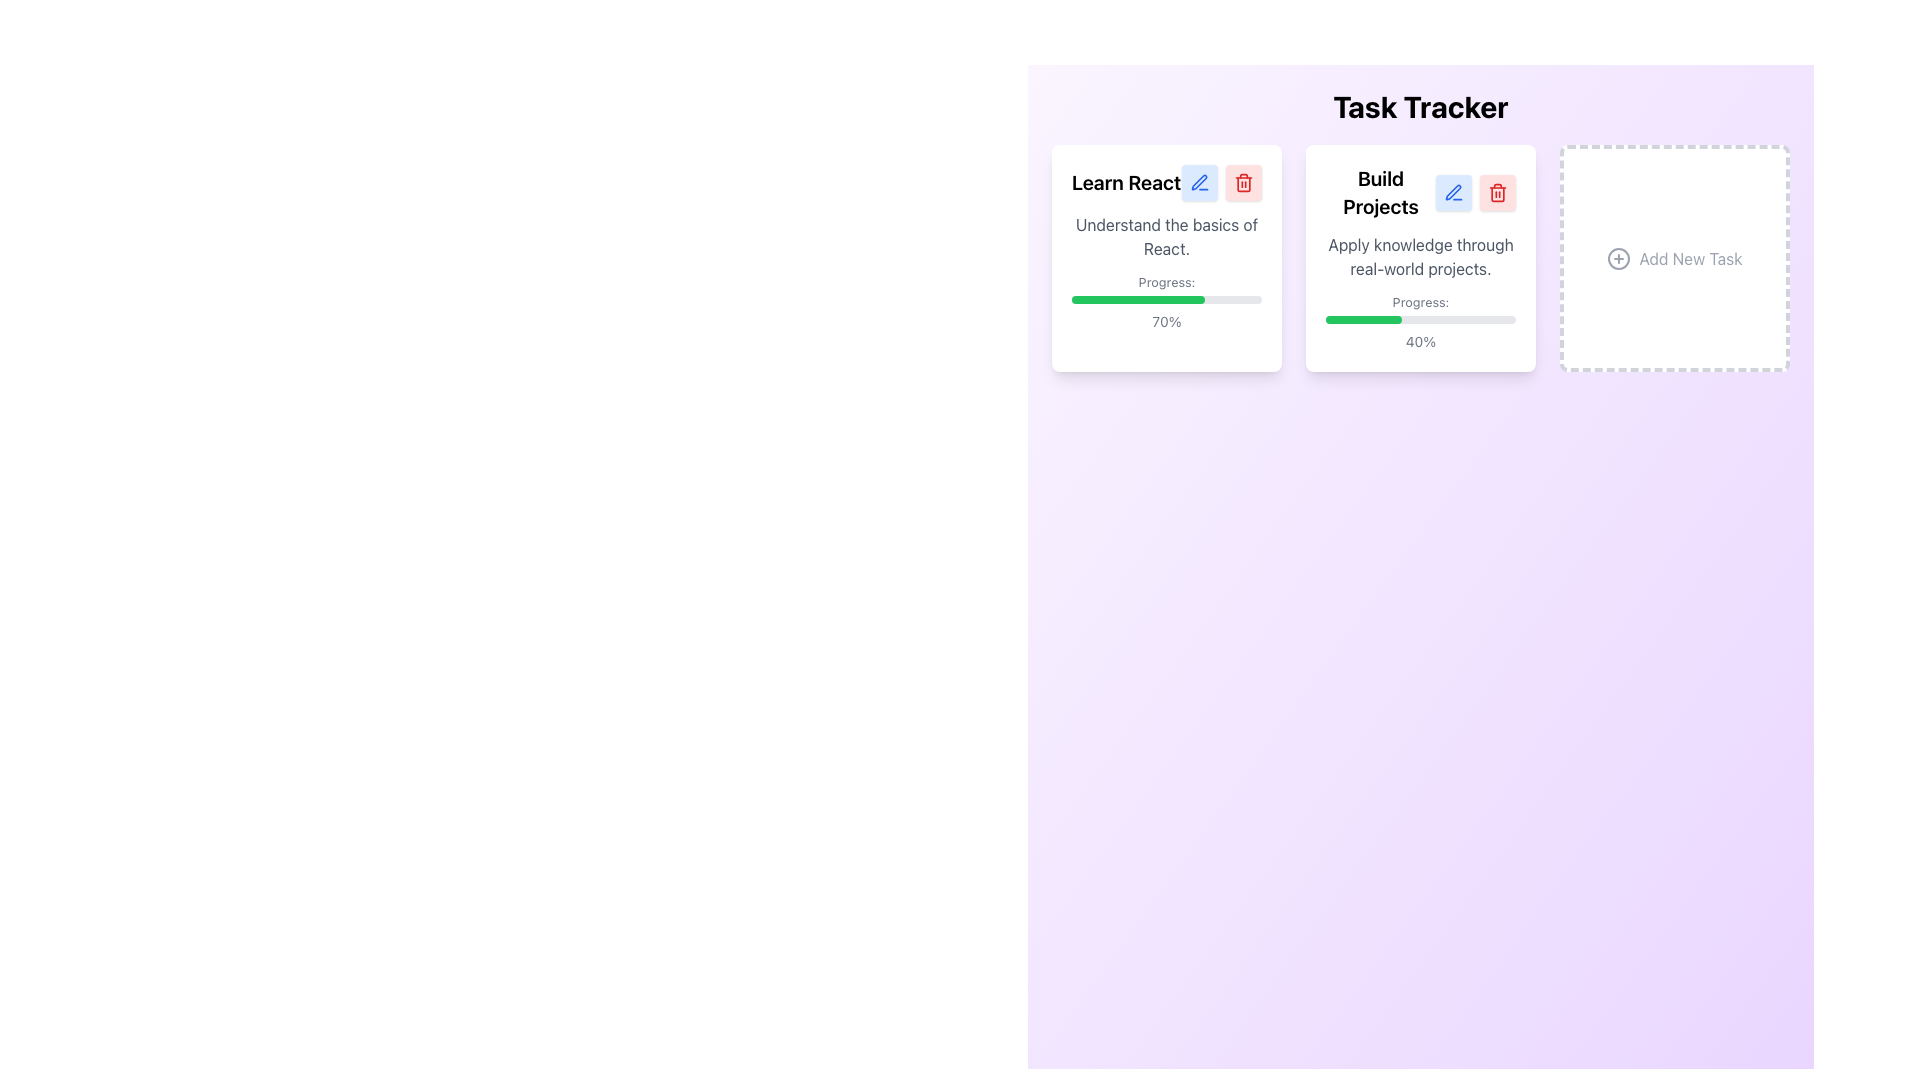 This screenshot has width=1920, height=1080. I want to click on the progress level visually on the progress bar representing the 'Learn React' task, which shows a completion value of 70%, so click(1166, 300).